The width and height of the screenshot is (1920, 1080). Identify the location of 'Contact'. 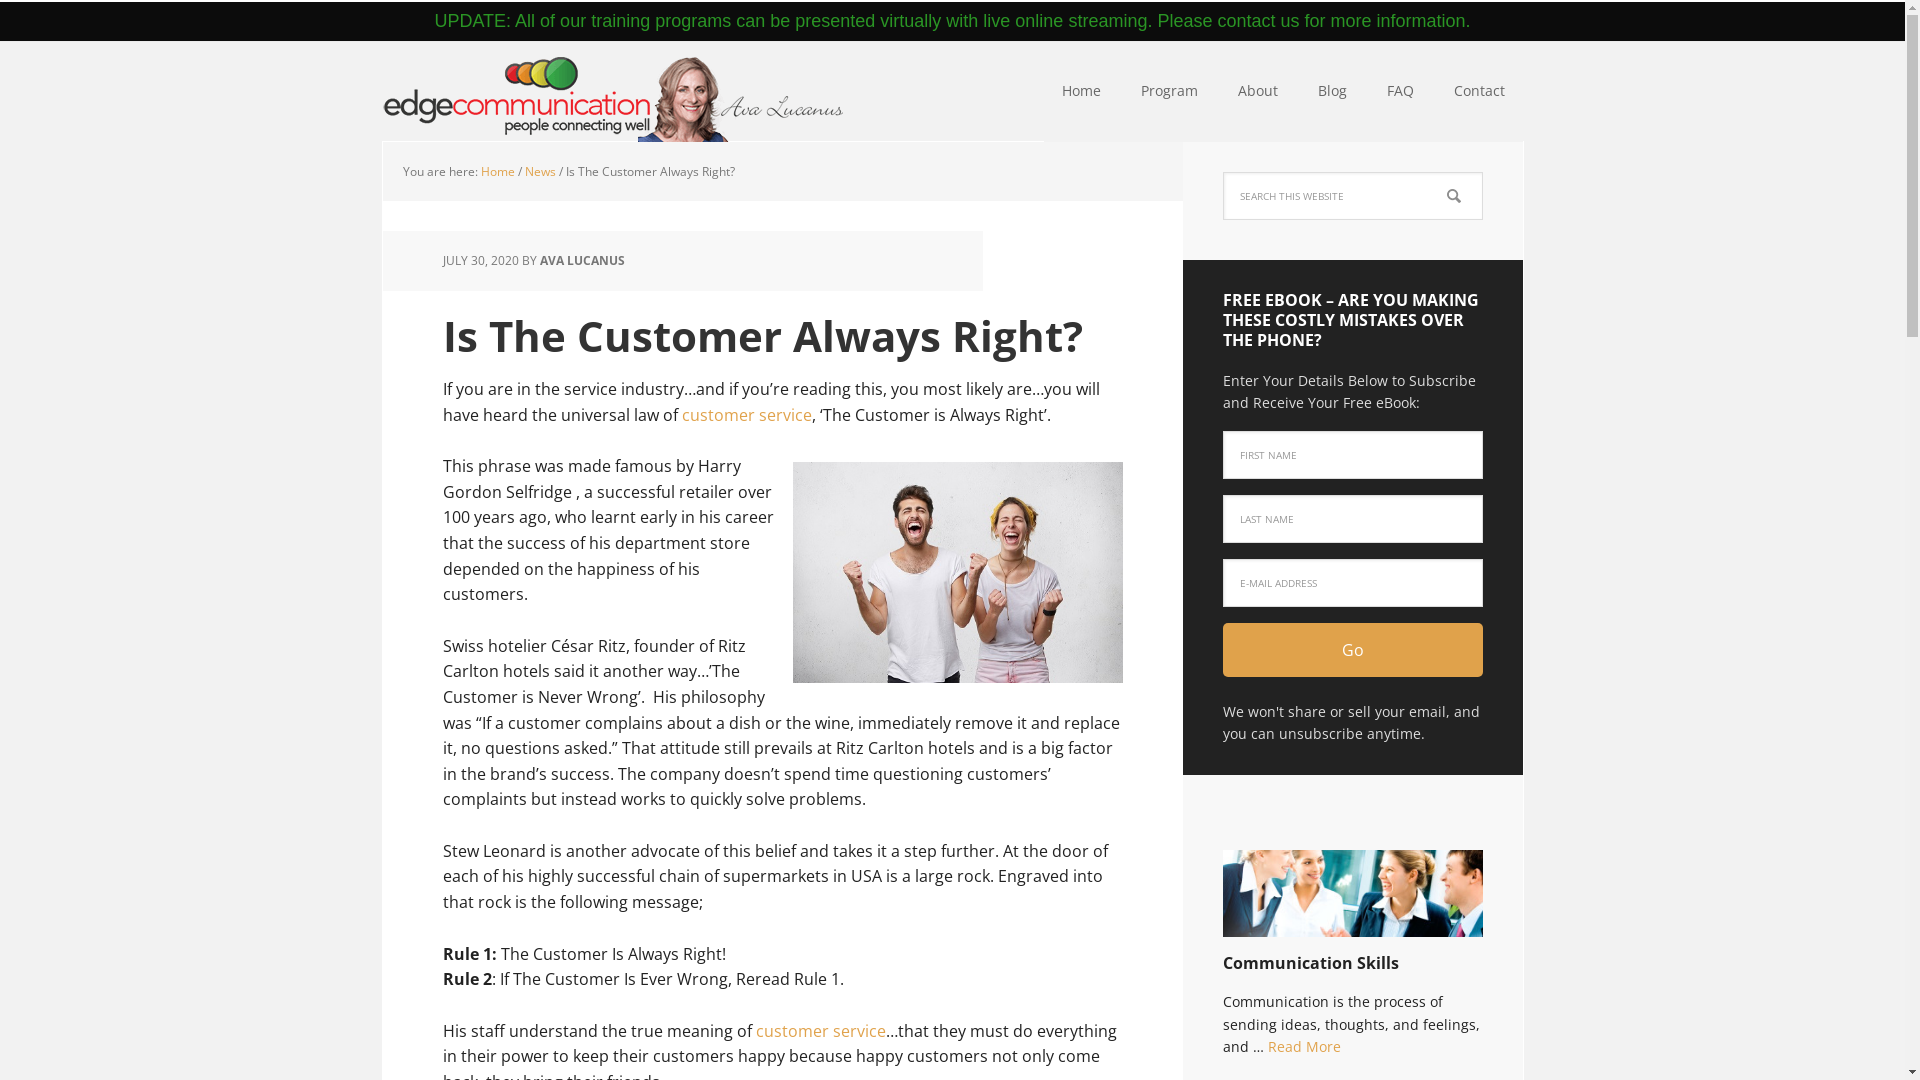
(1479, 92).